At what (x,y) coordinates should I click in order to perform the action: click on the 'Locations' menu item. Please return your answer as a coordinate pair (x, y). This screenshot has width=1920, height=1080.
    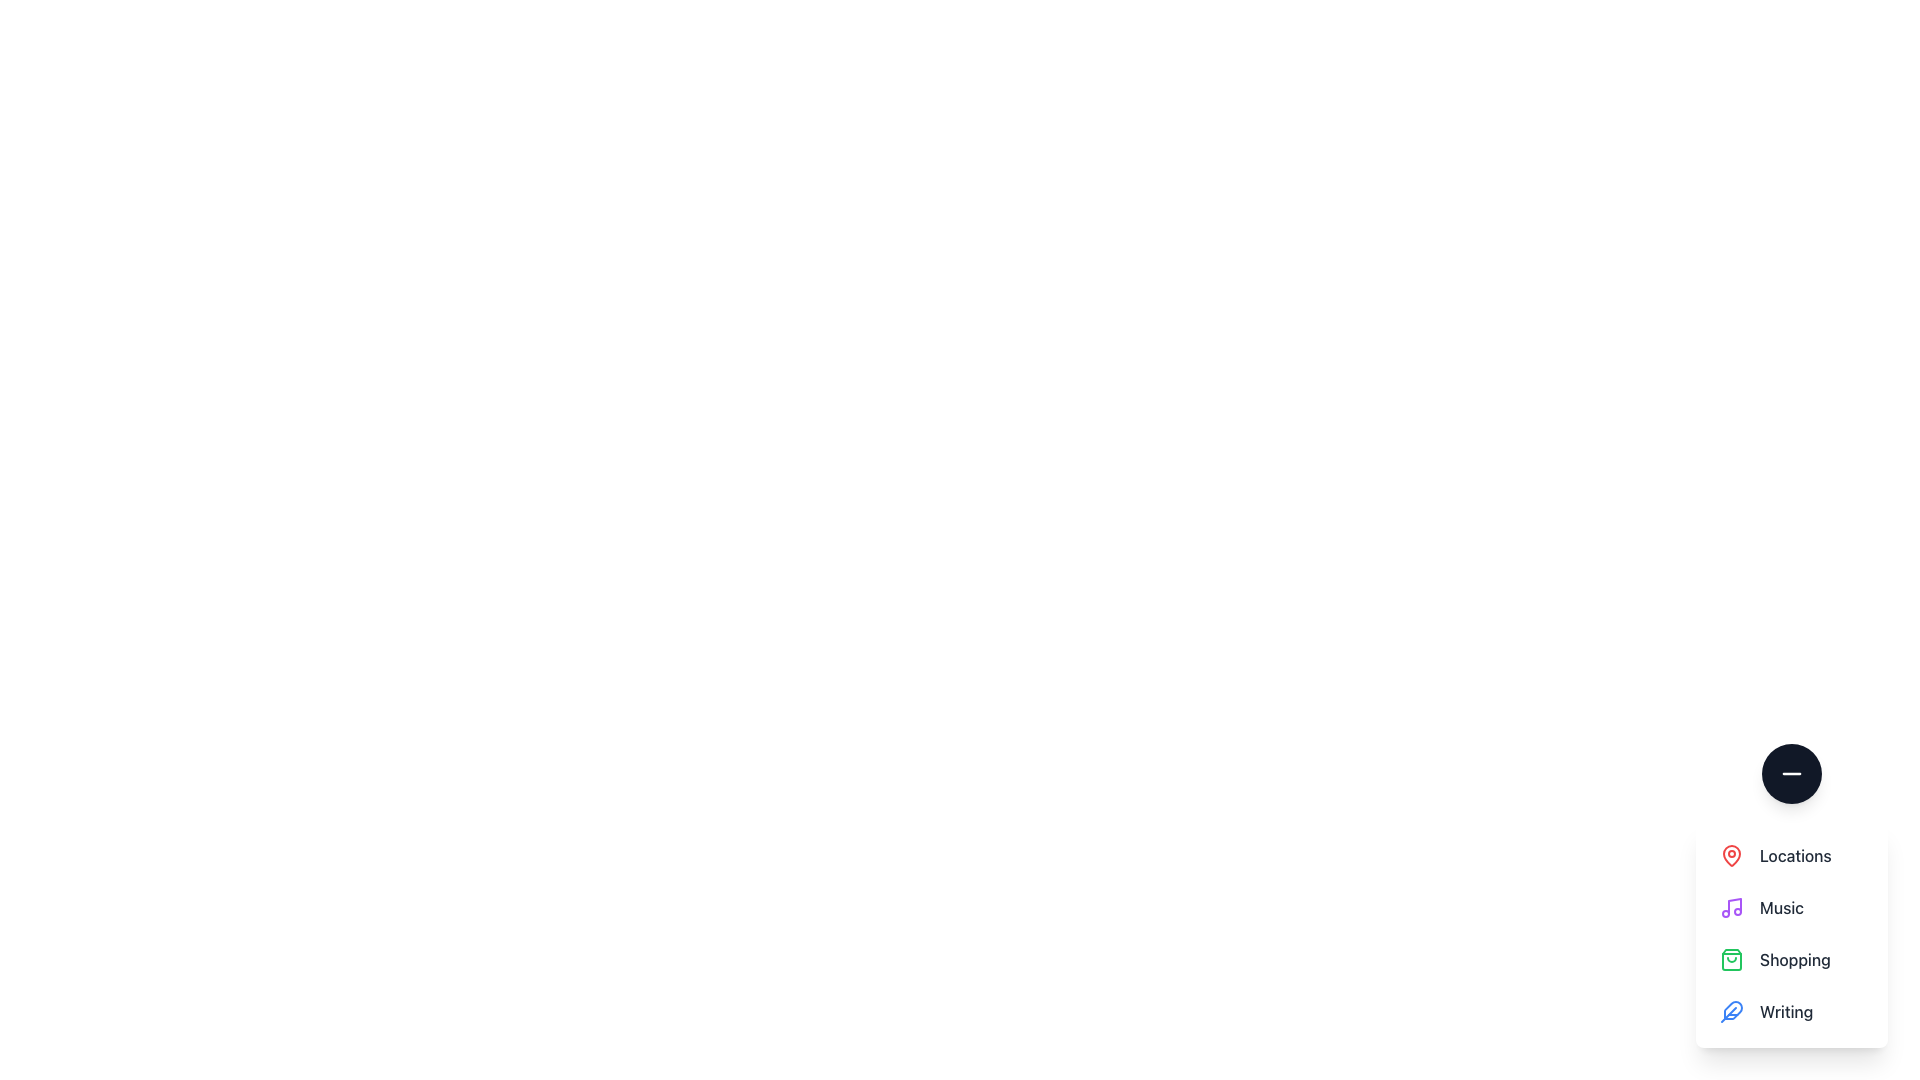
    Looking at the image, I should click on (1791, 855).